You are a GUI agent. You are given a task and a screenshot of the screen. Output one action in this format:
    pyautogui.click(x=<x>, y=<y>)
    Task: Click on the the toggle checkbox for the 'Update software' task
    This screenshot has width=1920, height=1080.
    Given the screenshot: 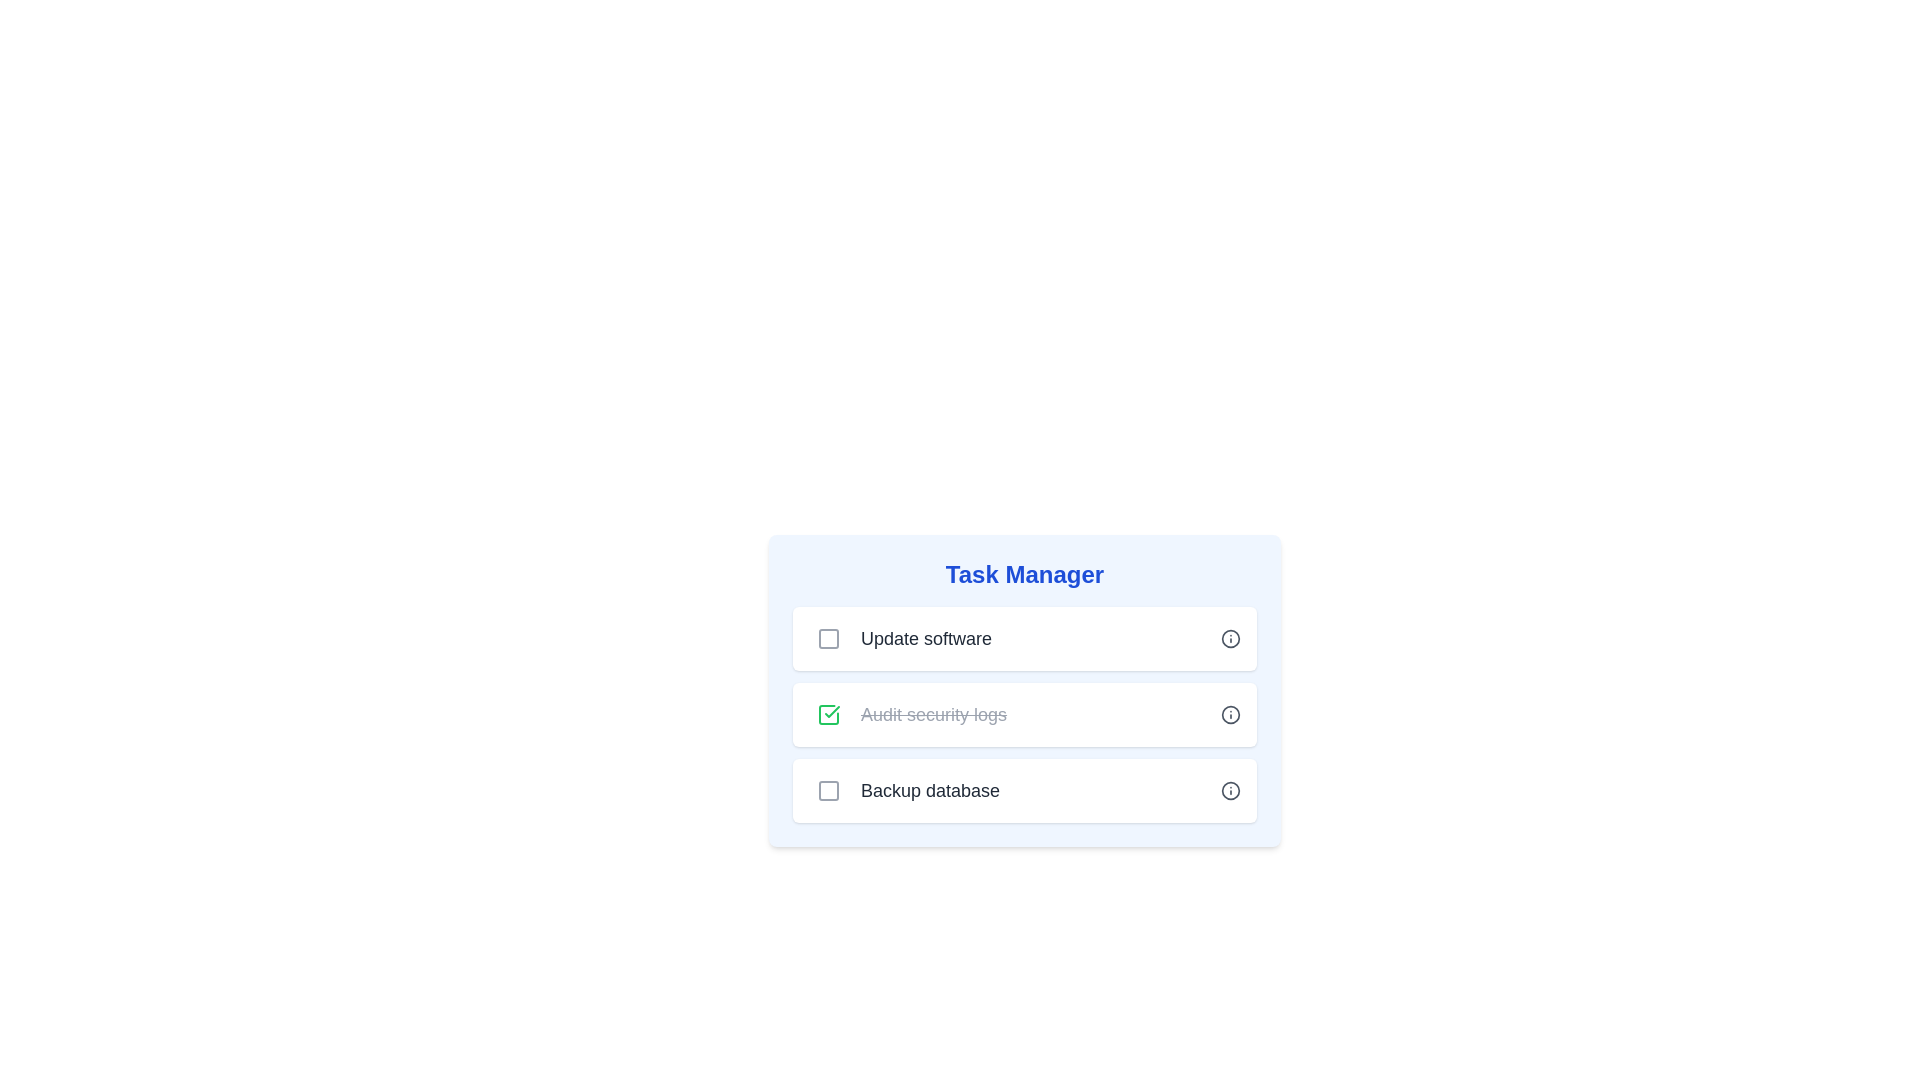 What is the action you would take?
    pyautogui.click(x=829, y=639)
    